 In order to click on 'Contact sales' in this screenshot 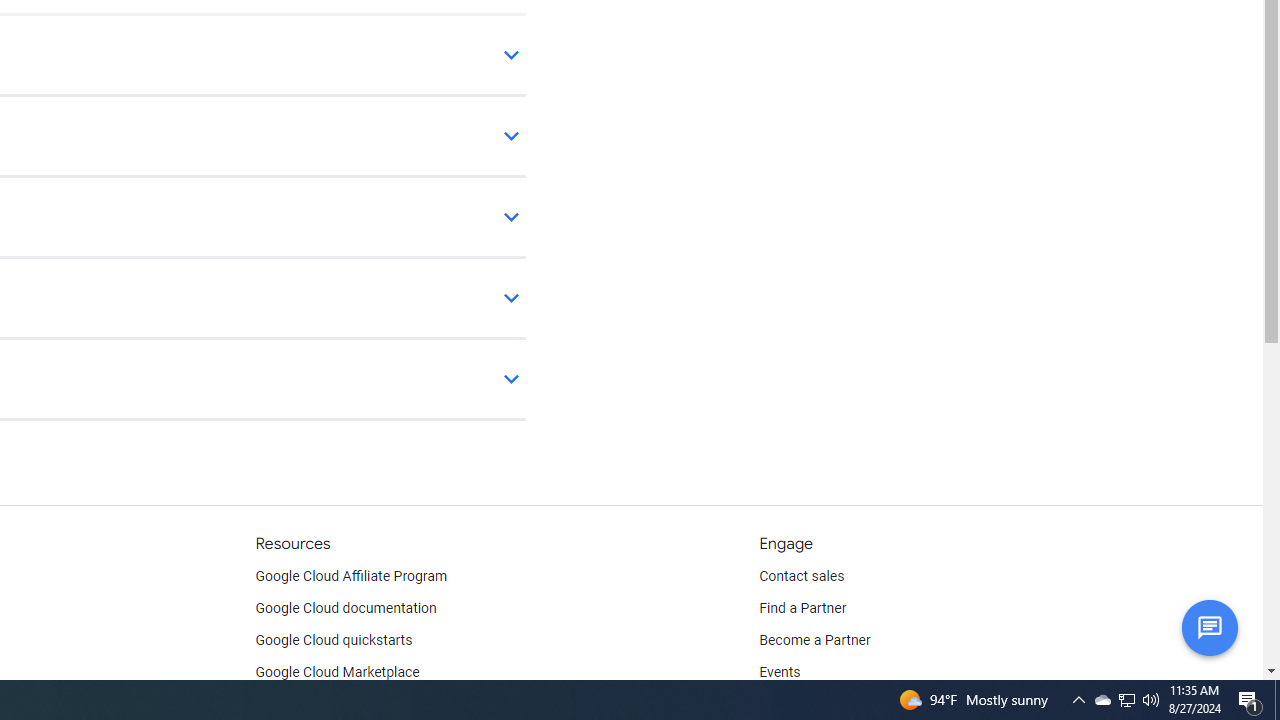, I will do `click(801, 577)`.